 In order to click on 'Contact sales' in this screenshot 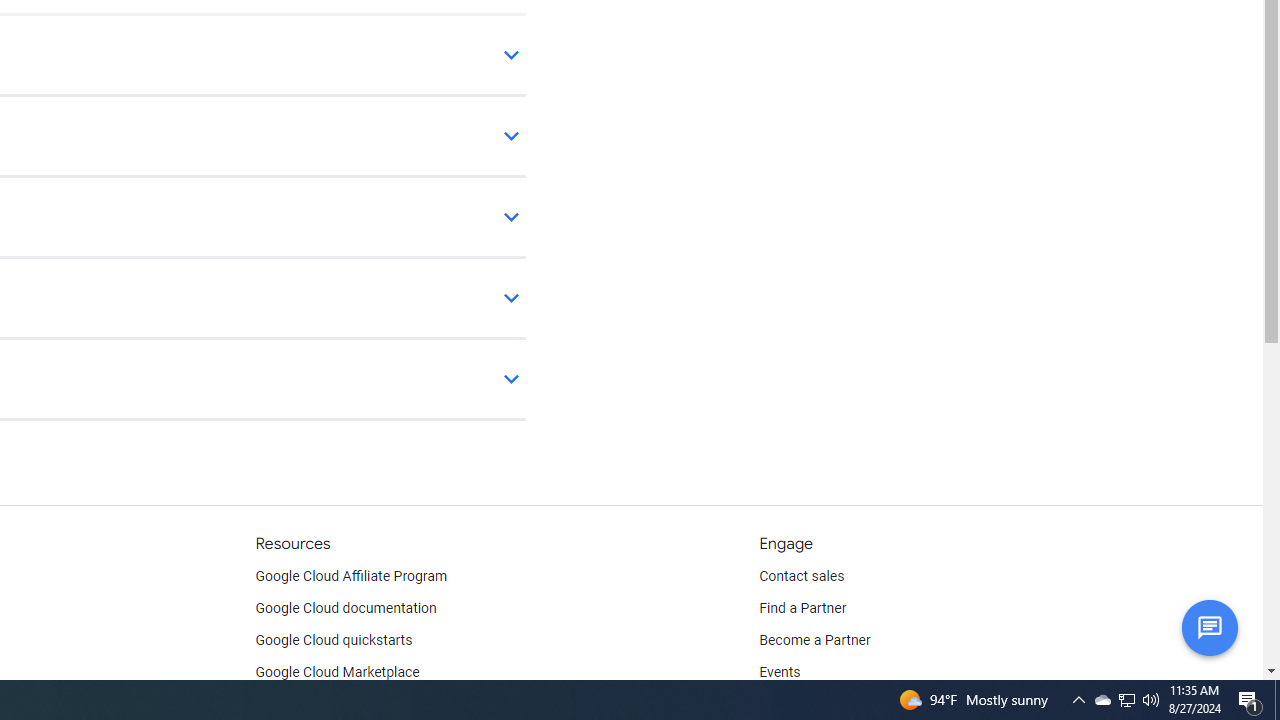, I will do `click(801, 577)`.